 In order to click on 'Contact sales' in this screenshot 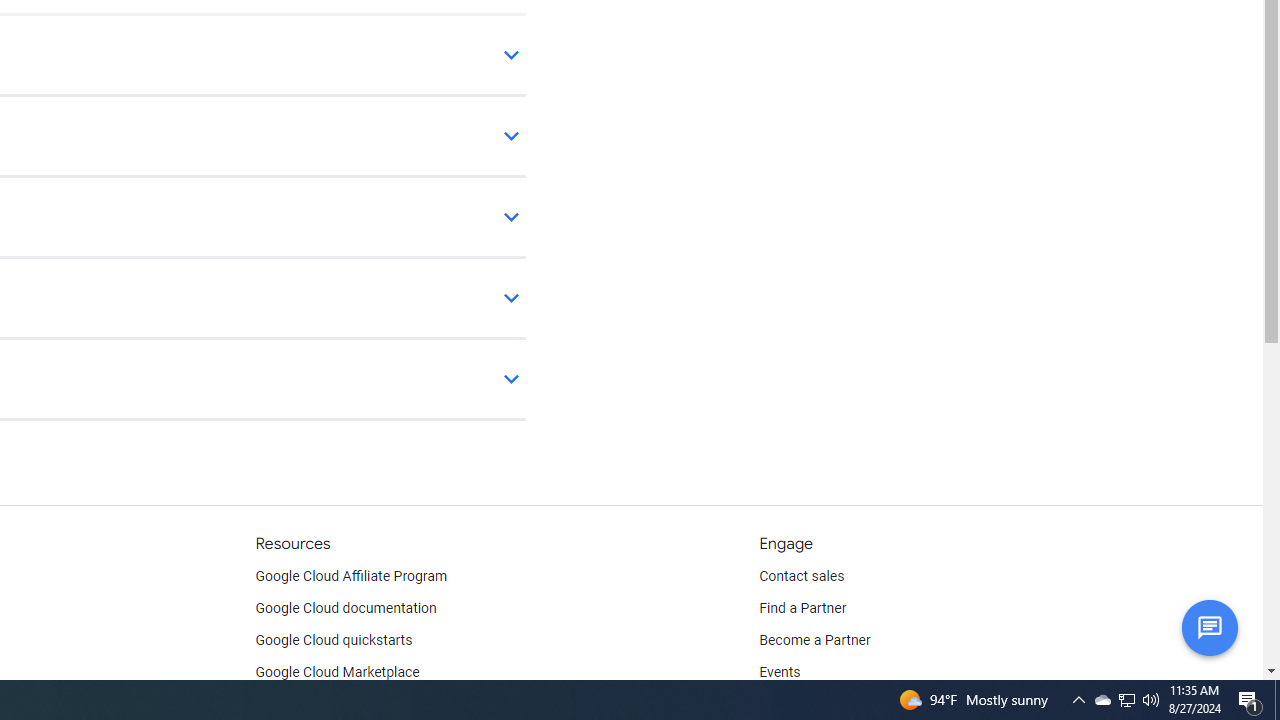, I will do `click(801, 577)`.